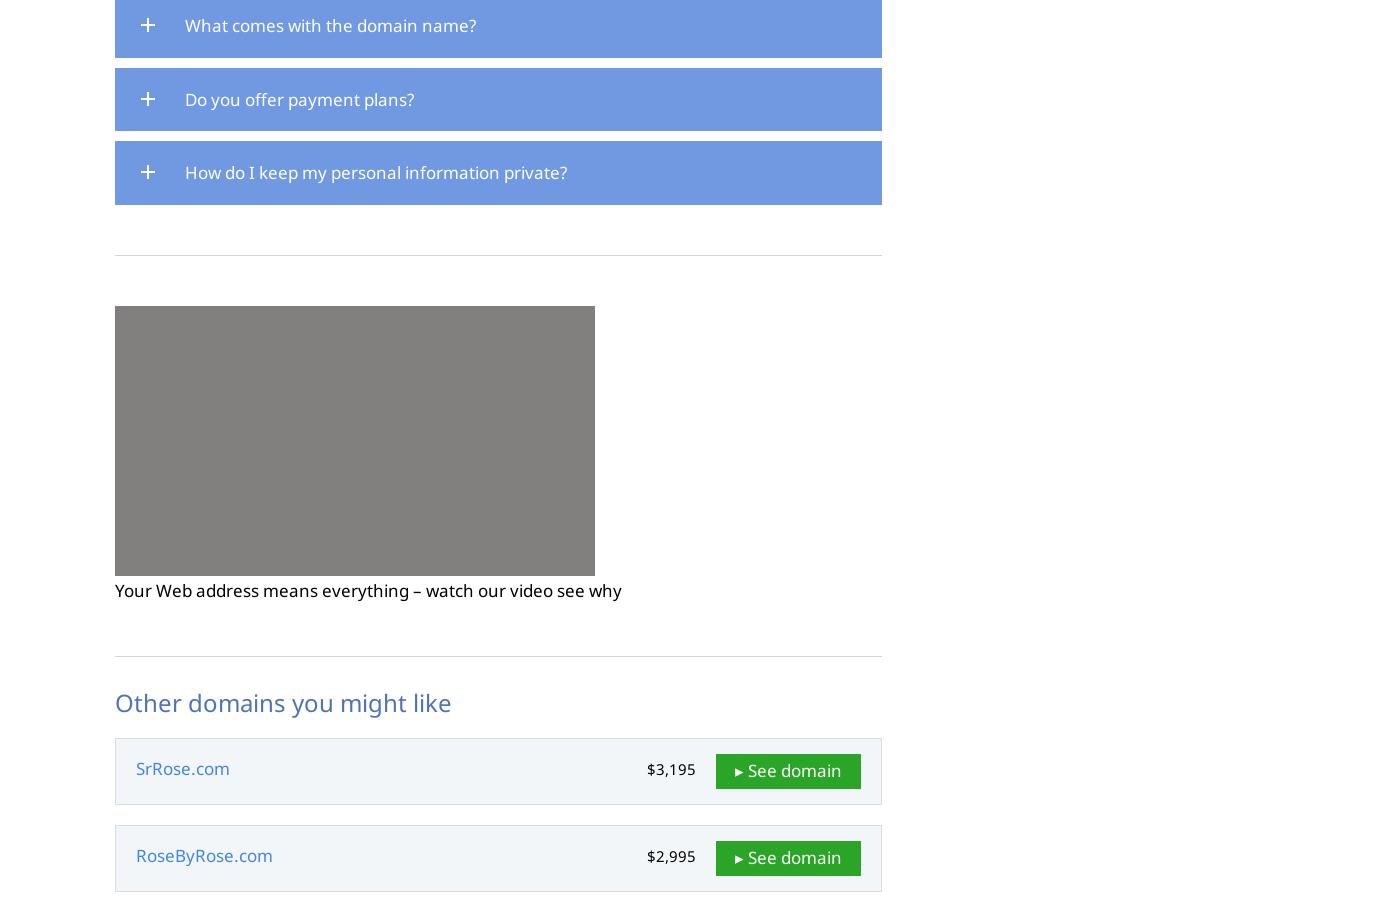  Describe the element at coordinates (204, 855) in the screenshot. I see `'RoseByRose.com'` at that location.